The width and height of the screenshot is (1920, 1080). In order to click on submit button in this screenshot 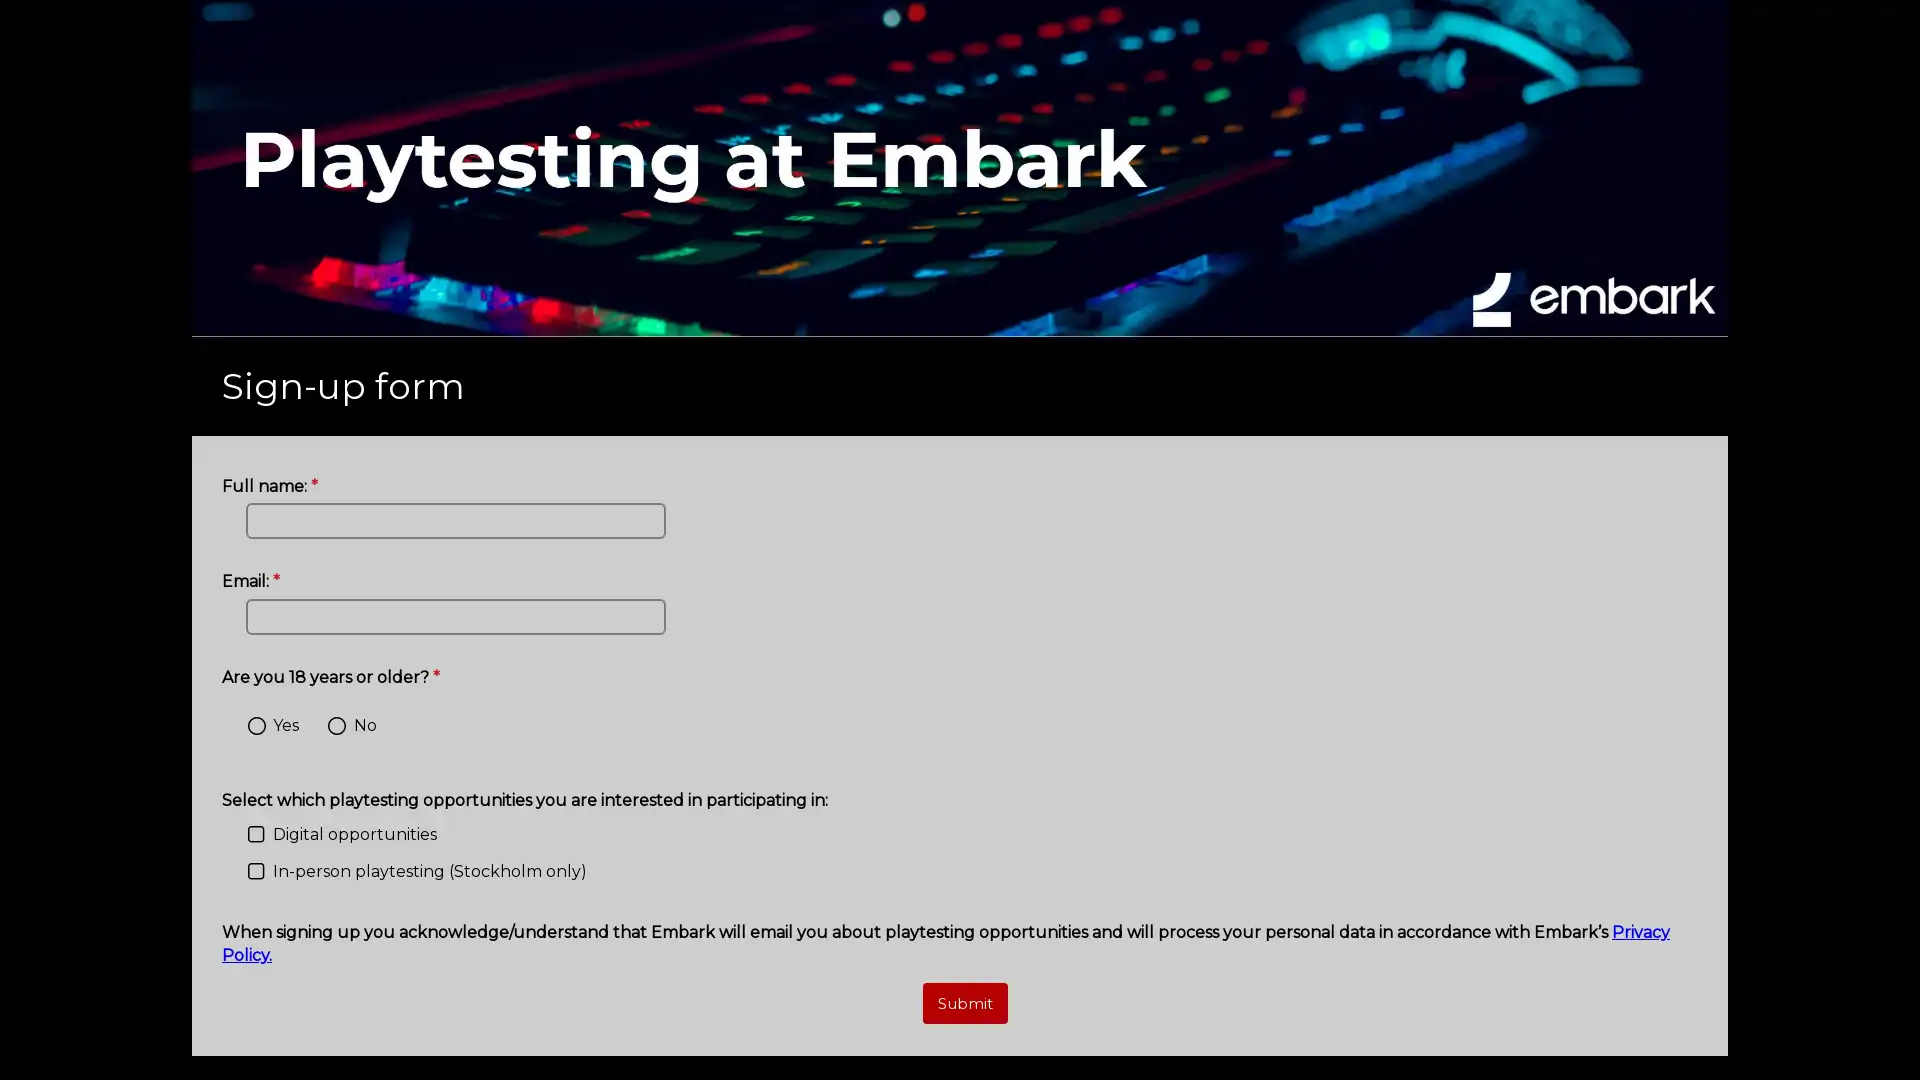, I will do `click(964, 1003)`.